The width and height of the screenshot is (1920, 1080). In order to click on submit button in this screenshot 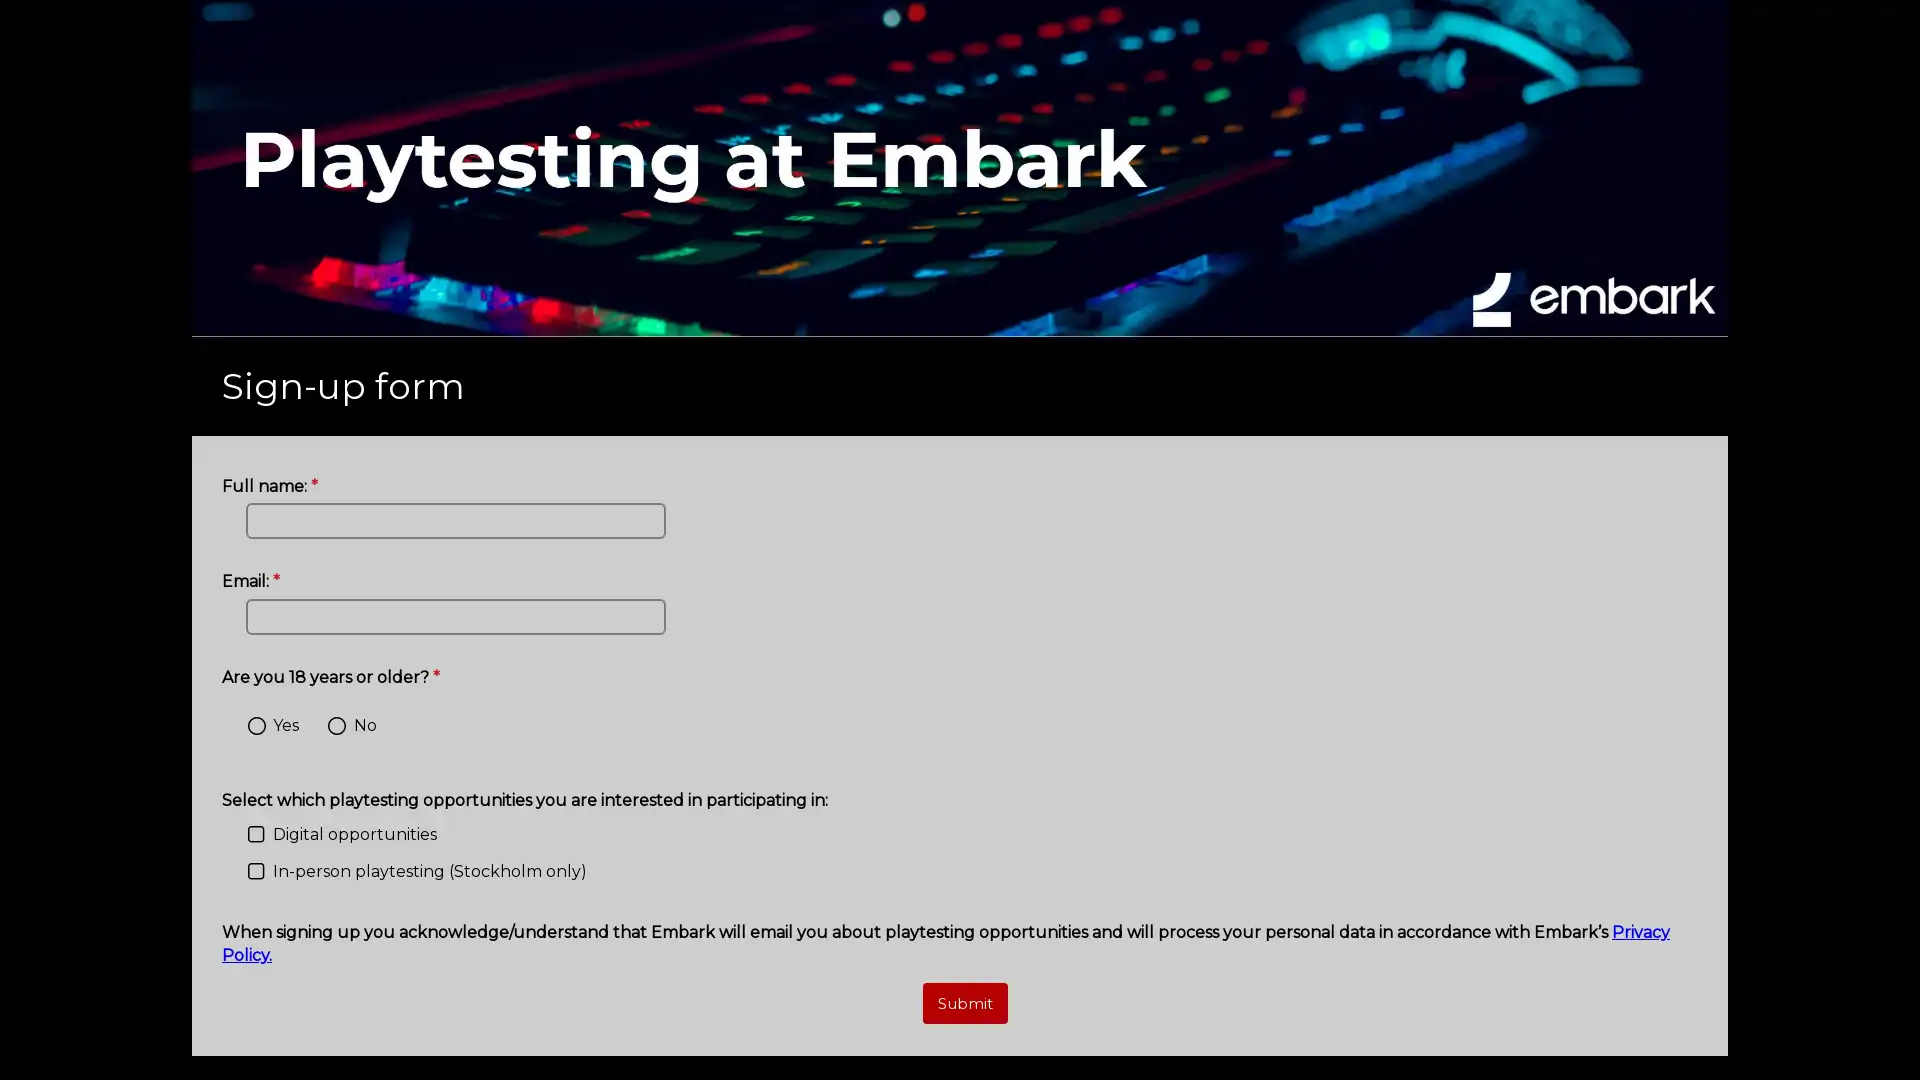, I will do `click(964, 1003)`.